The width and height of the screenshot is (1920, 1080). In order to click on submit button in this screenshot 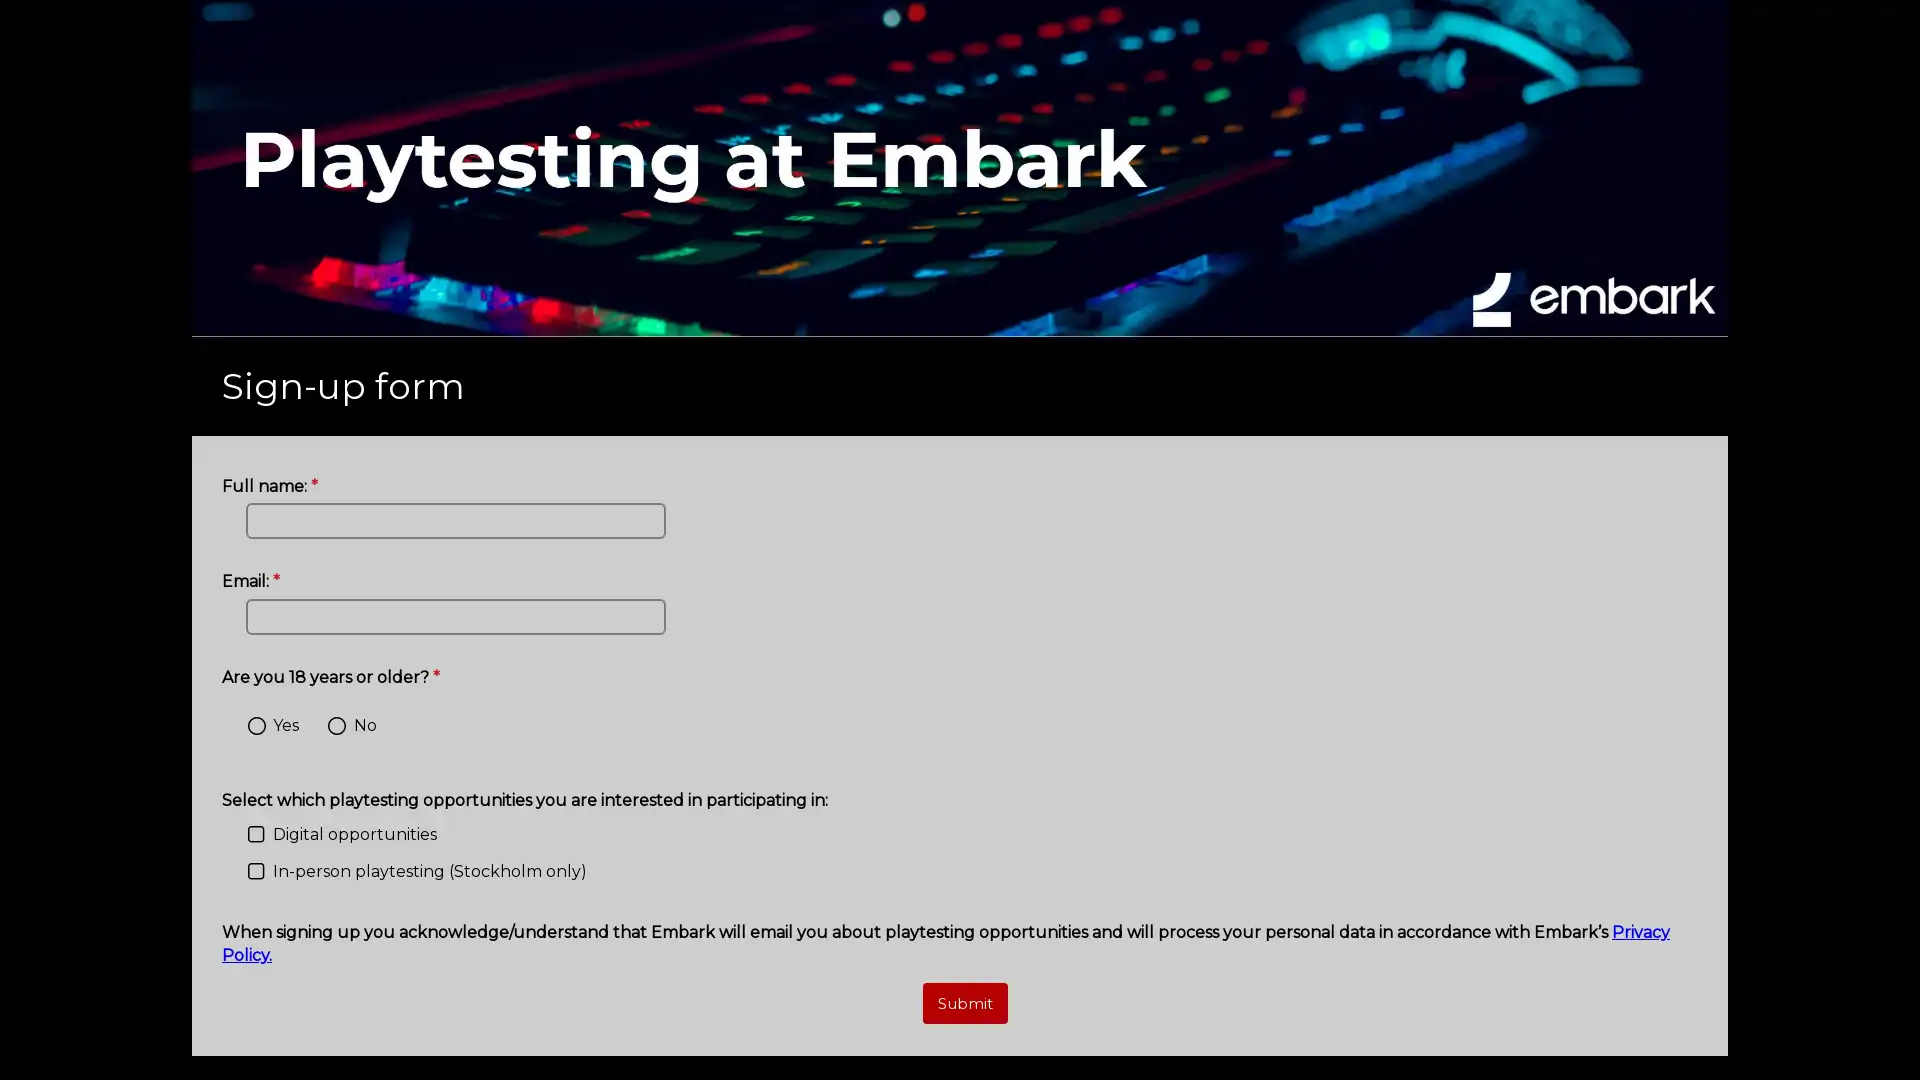, I will do `click(964, 1003)`.